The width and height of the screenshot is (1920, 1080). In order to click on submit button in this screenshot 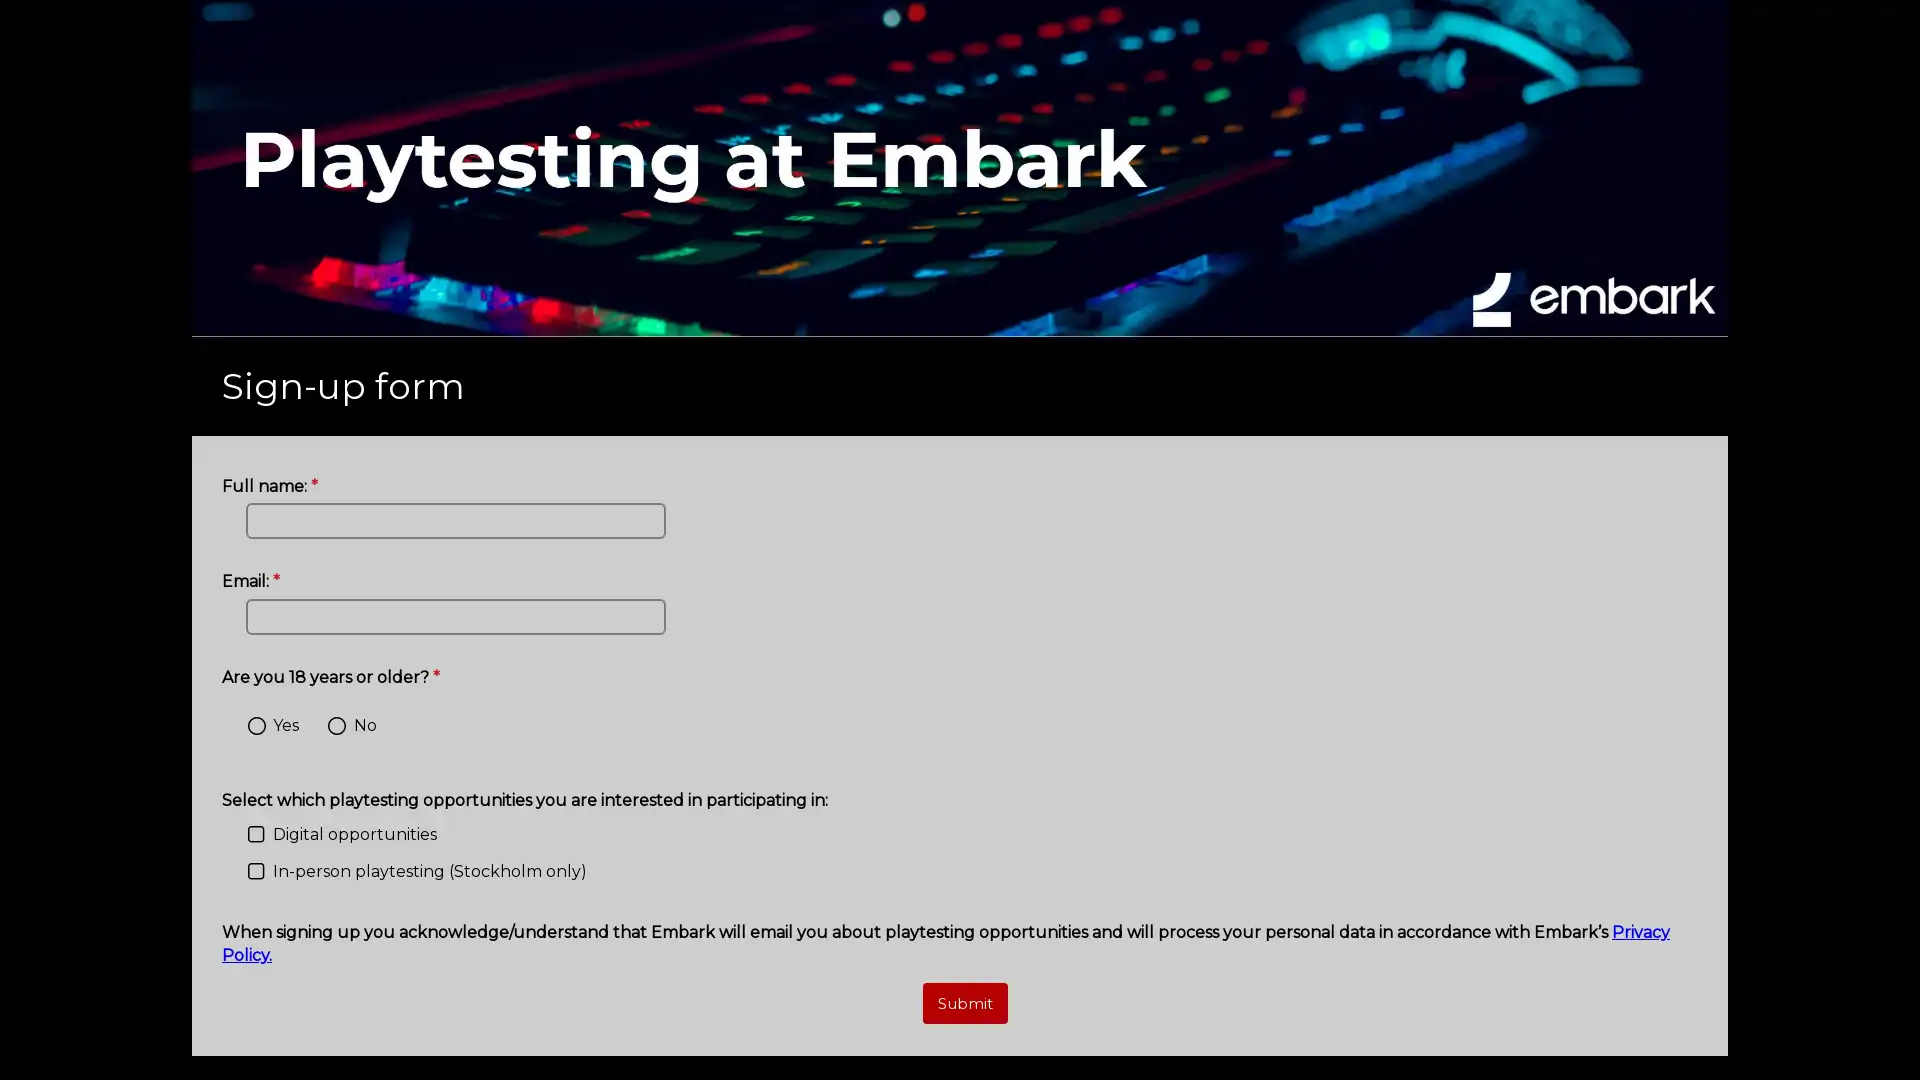, I will do `click(964, 1003)`.